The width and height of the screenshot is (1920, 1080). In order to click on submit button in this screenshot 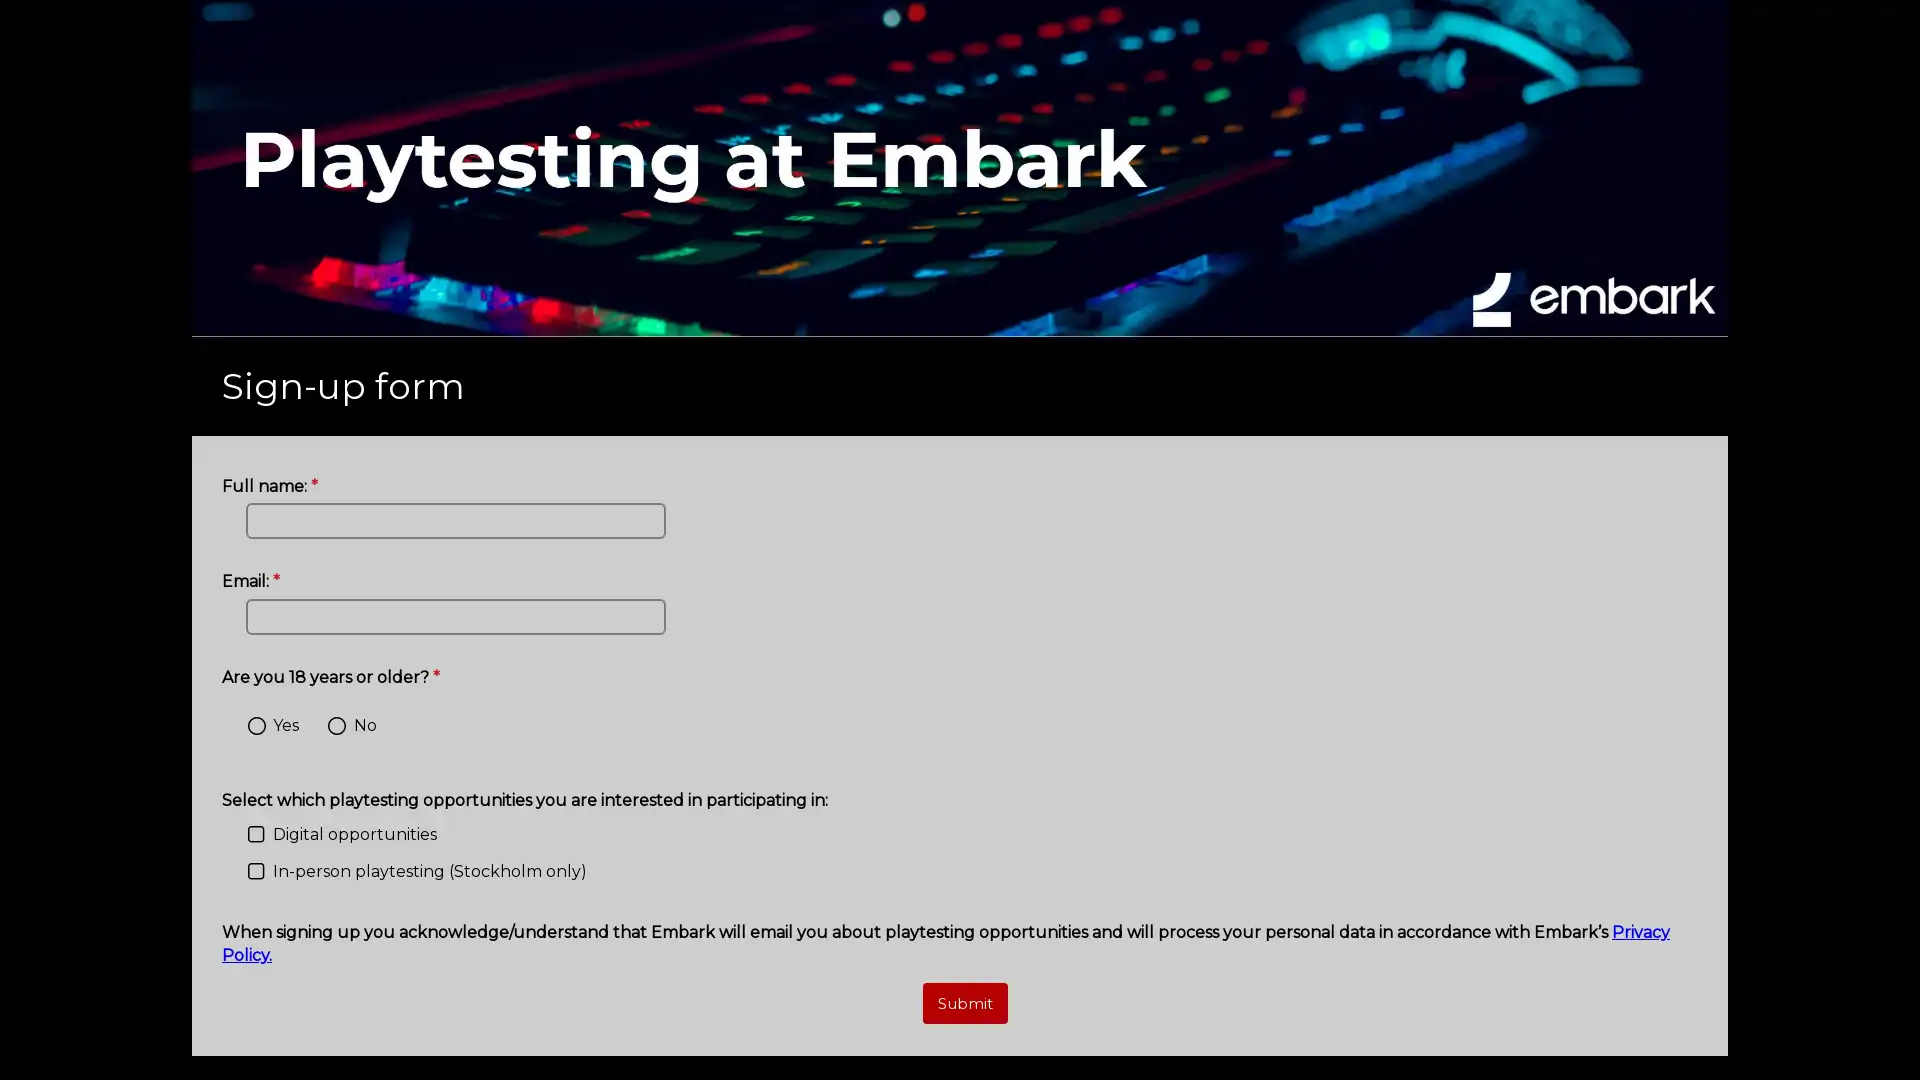, I will do `click(964, 1003)`.